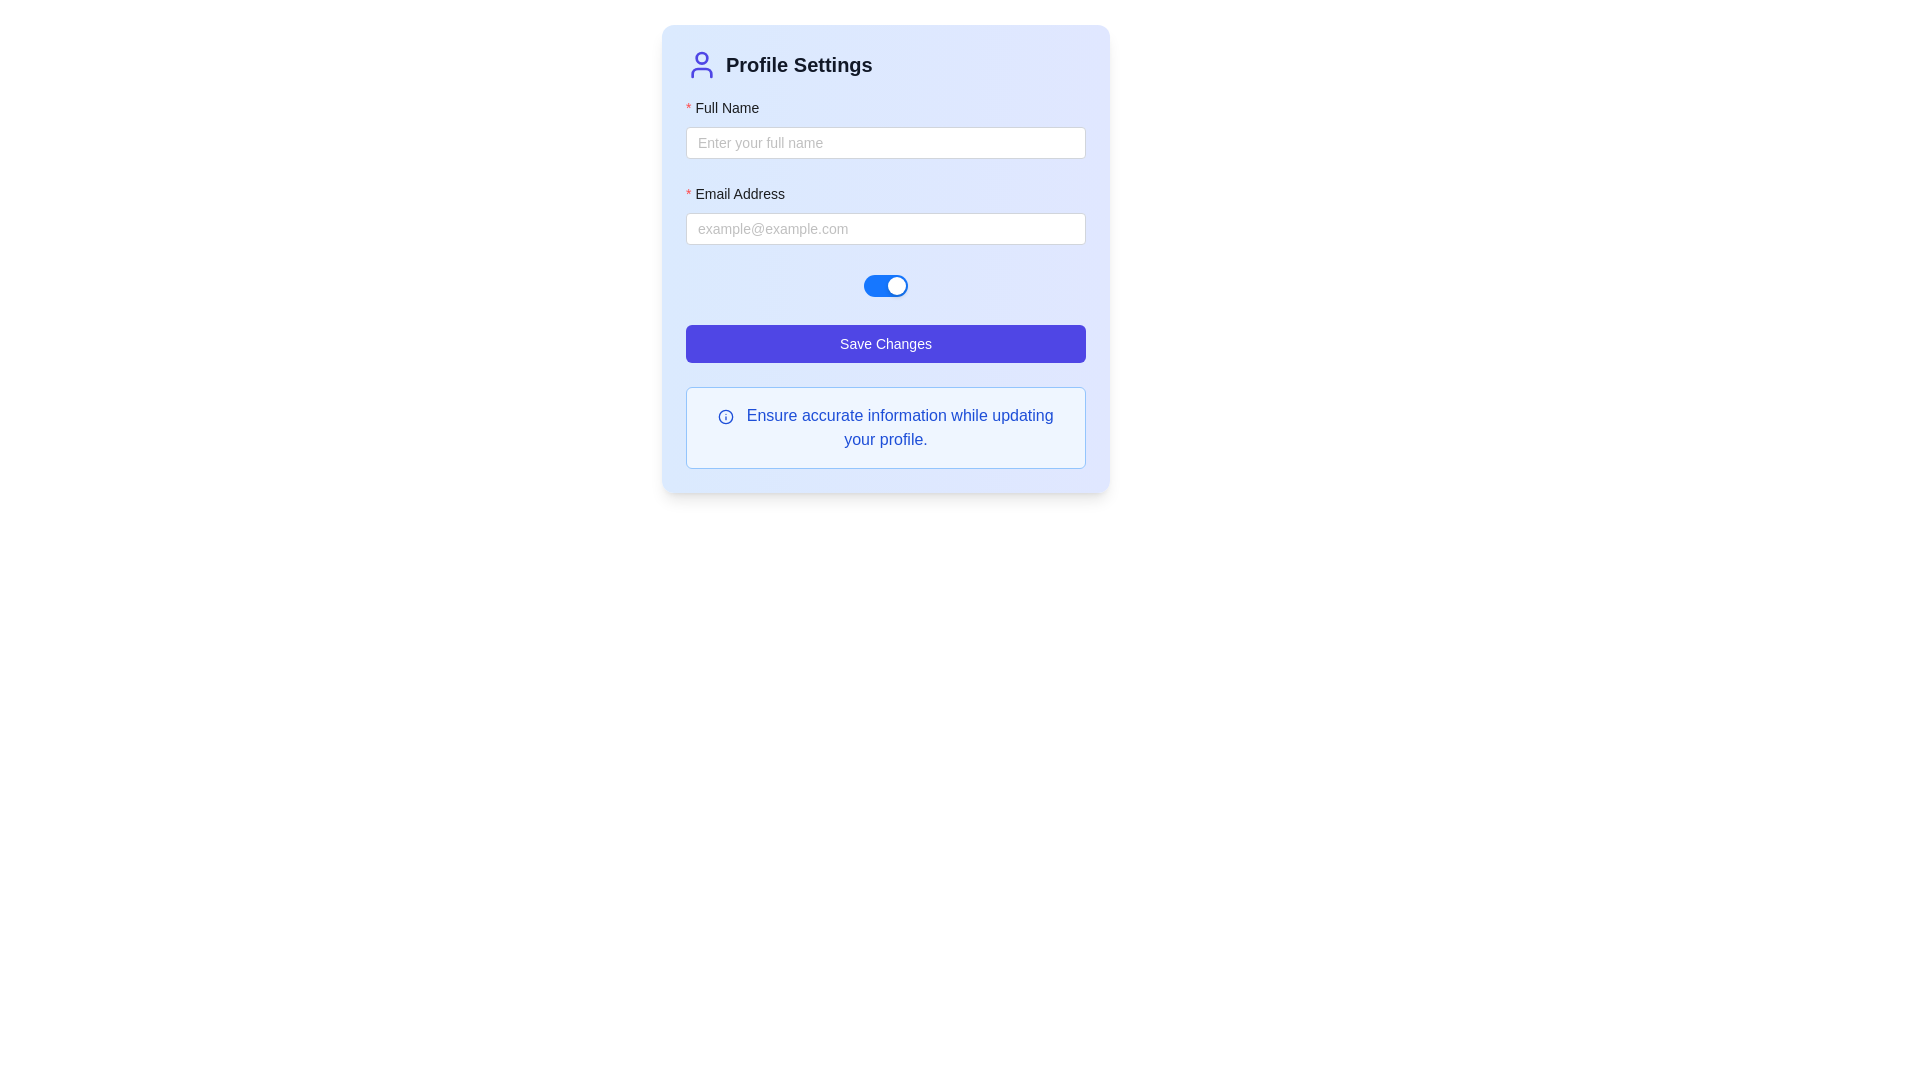  I want to click on the unchecked state indicator of the toggle switch located below the email input box, so click(914, 285).